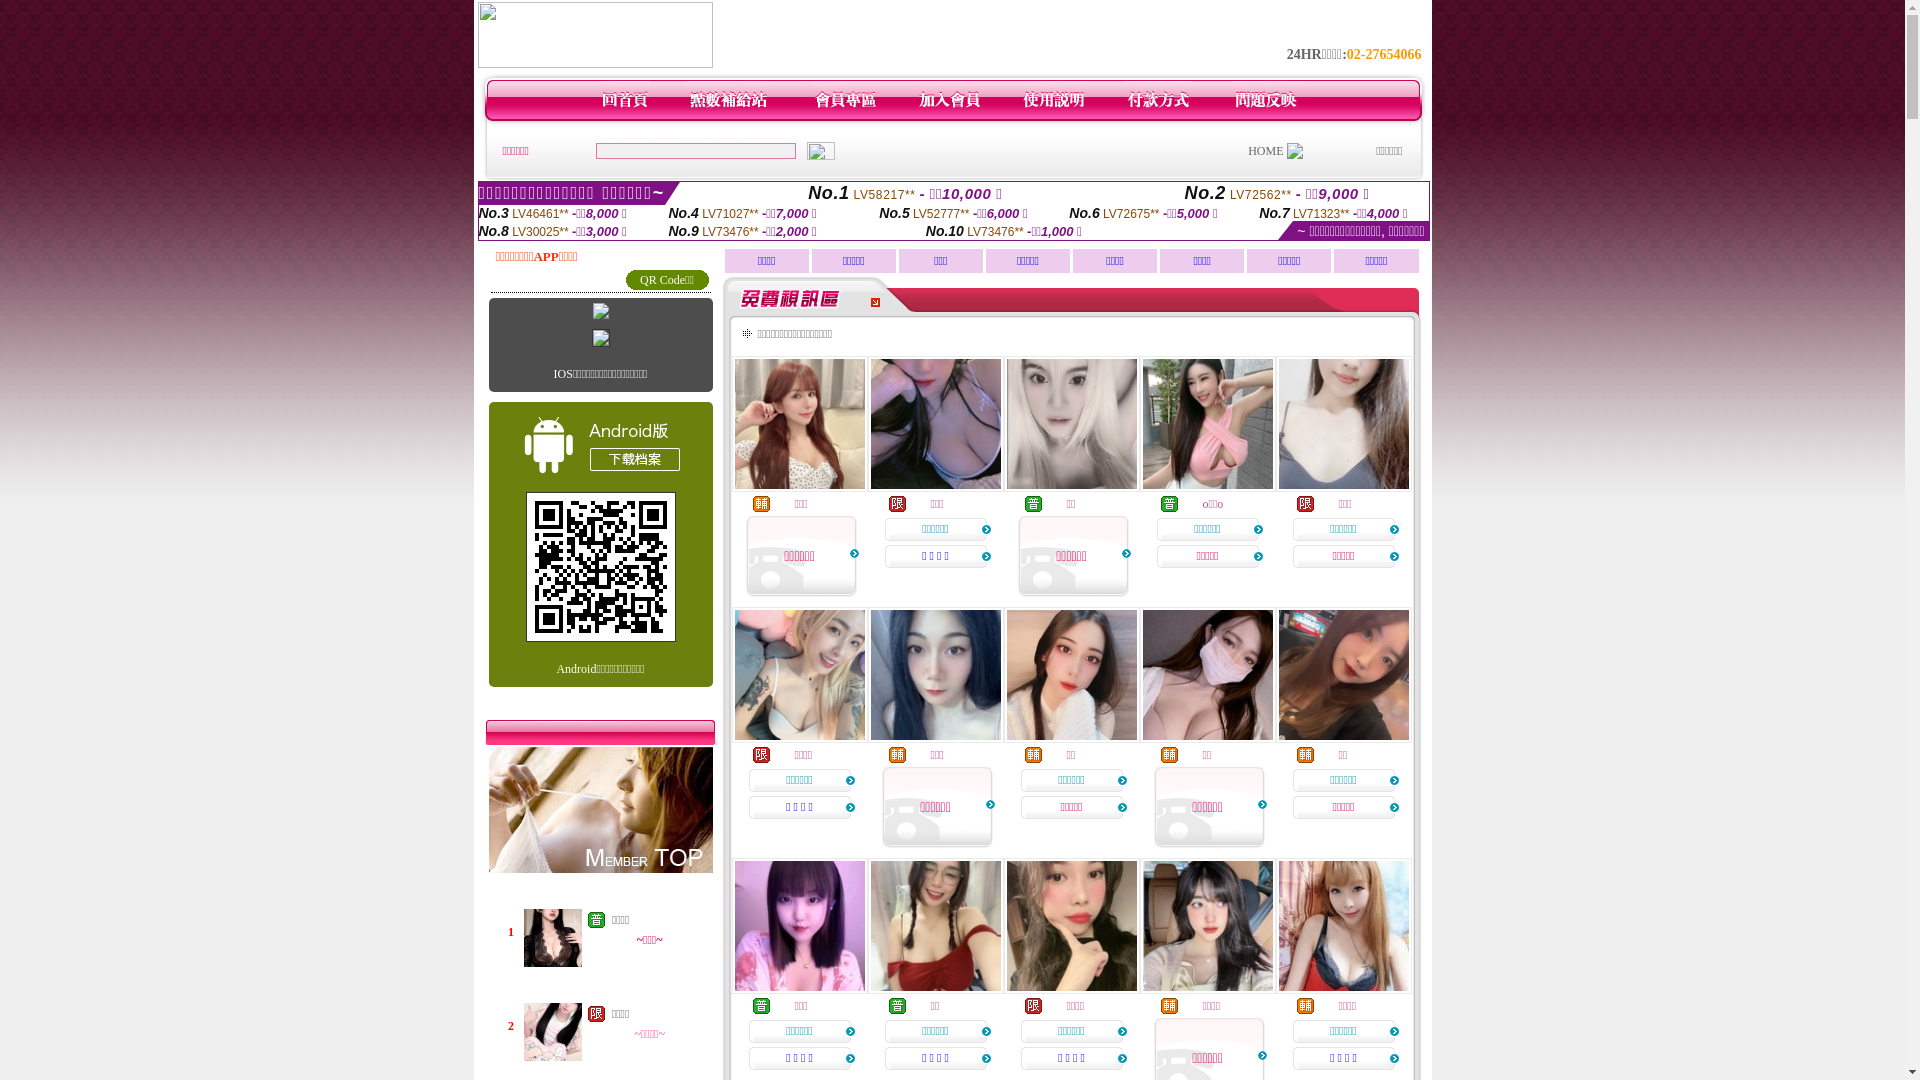  I want to click on 'HOME', so click(1247, 149).